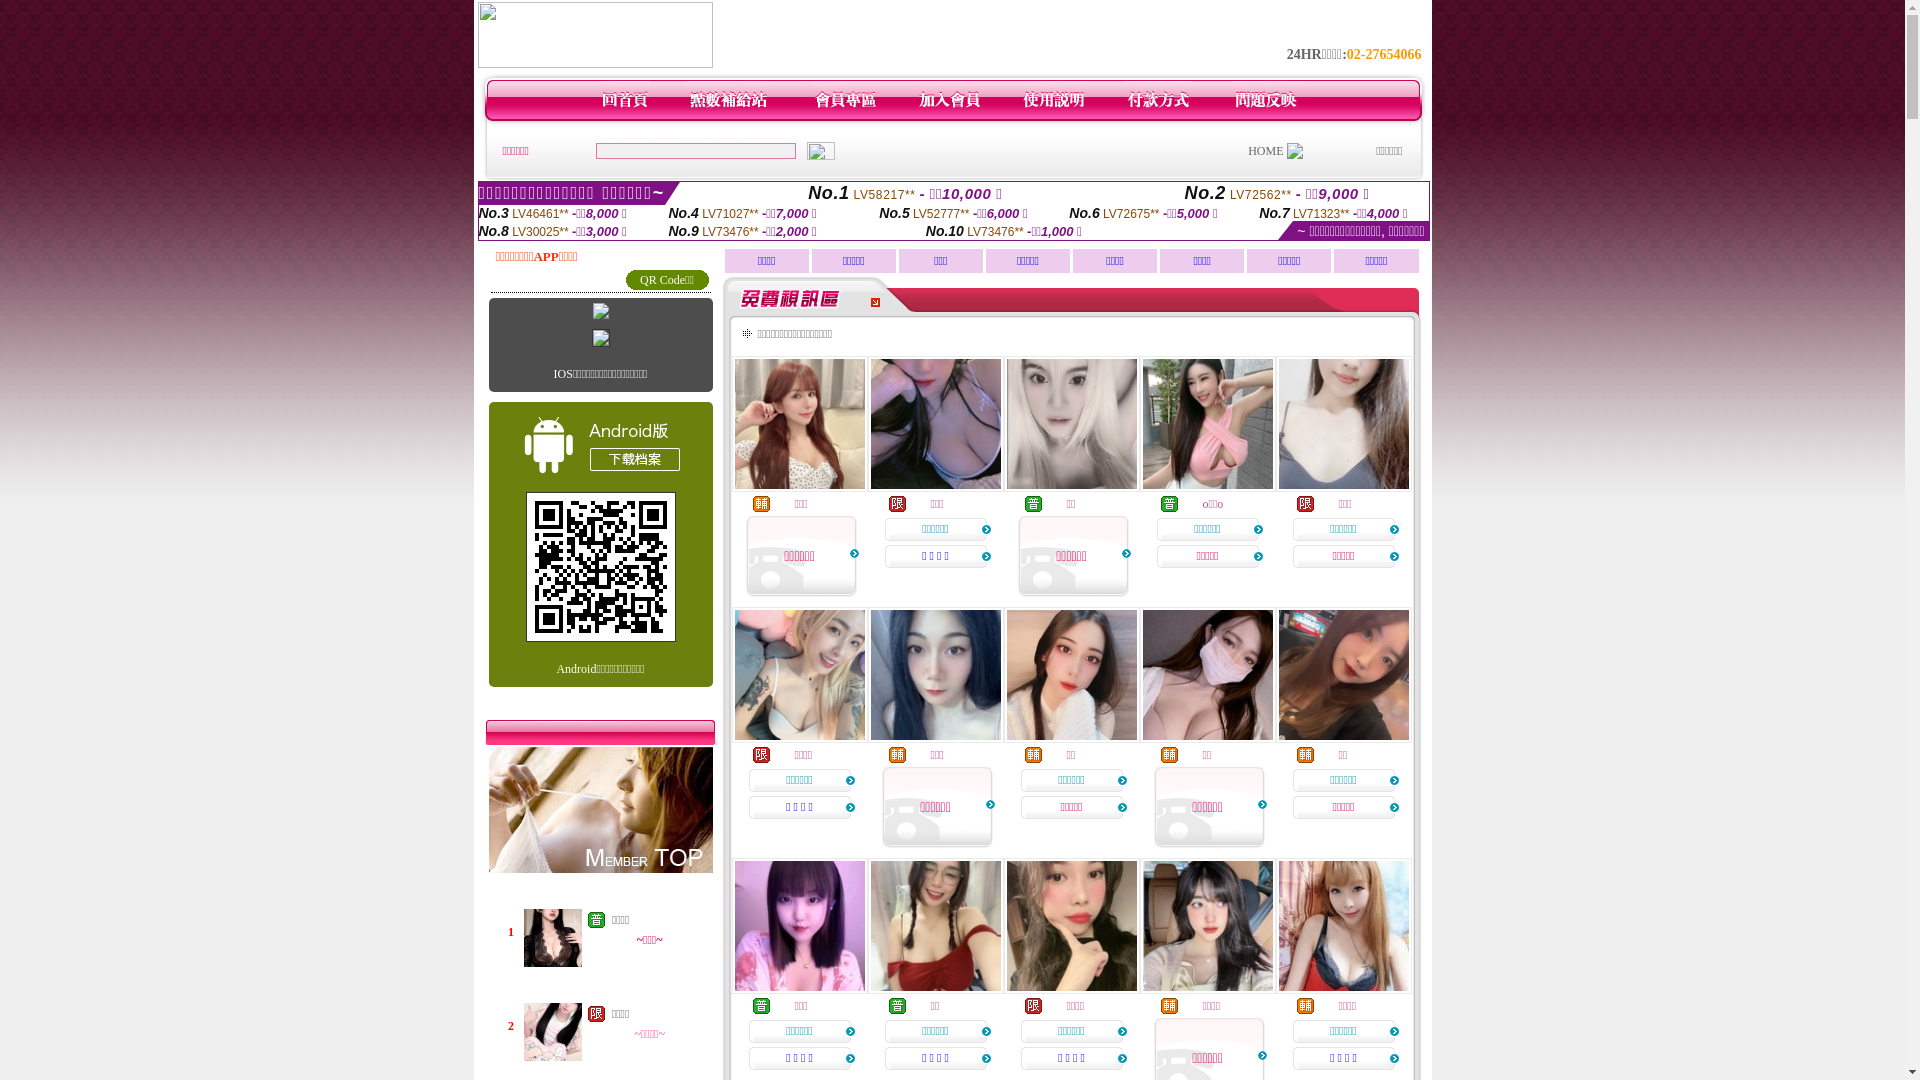  I want to click on 'HOME', so click(1247, 149).